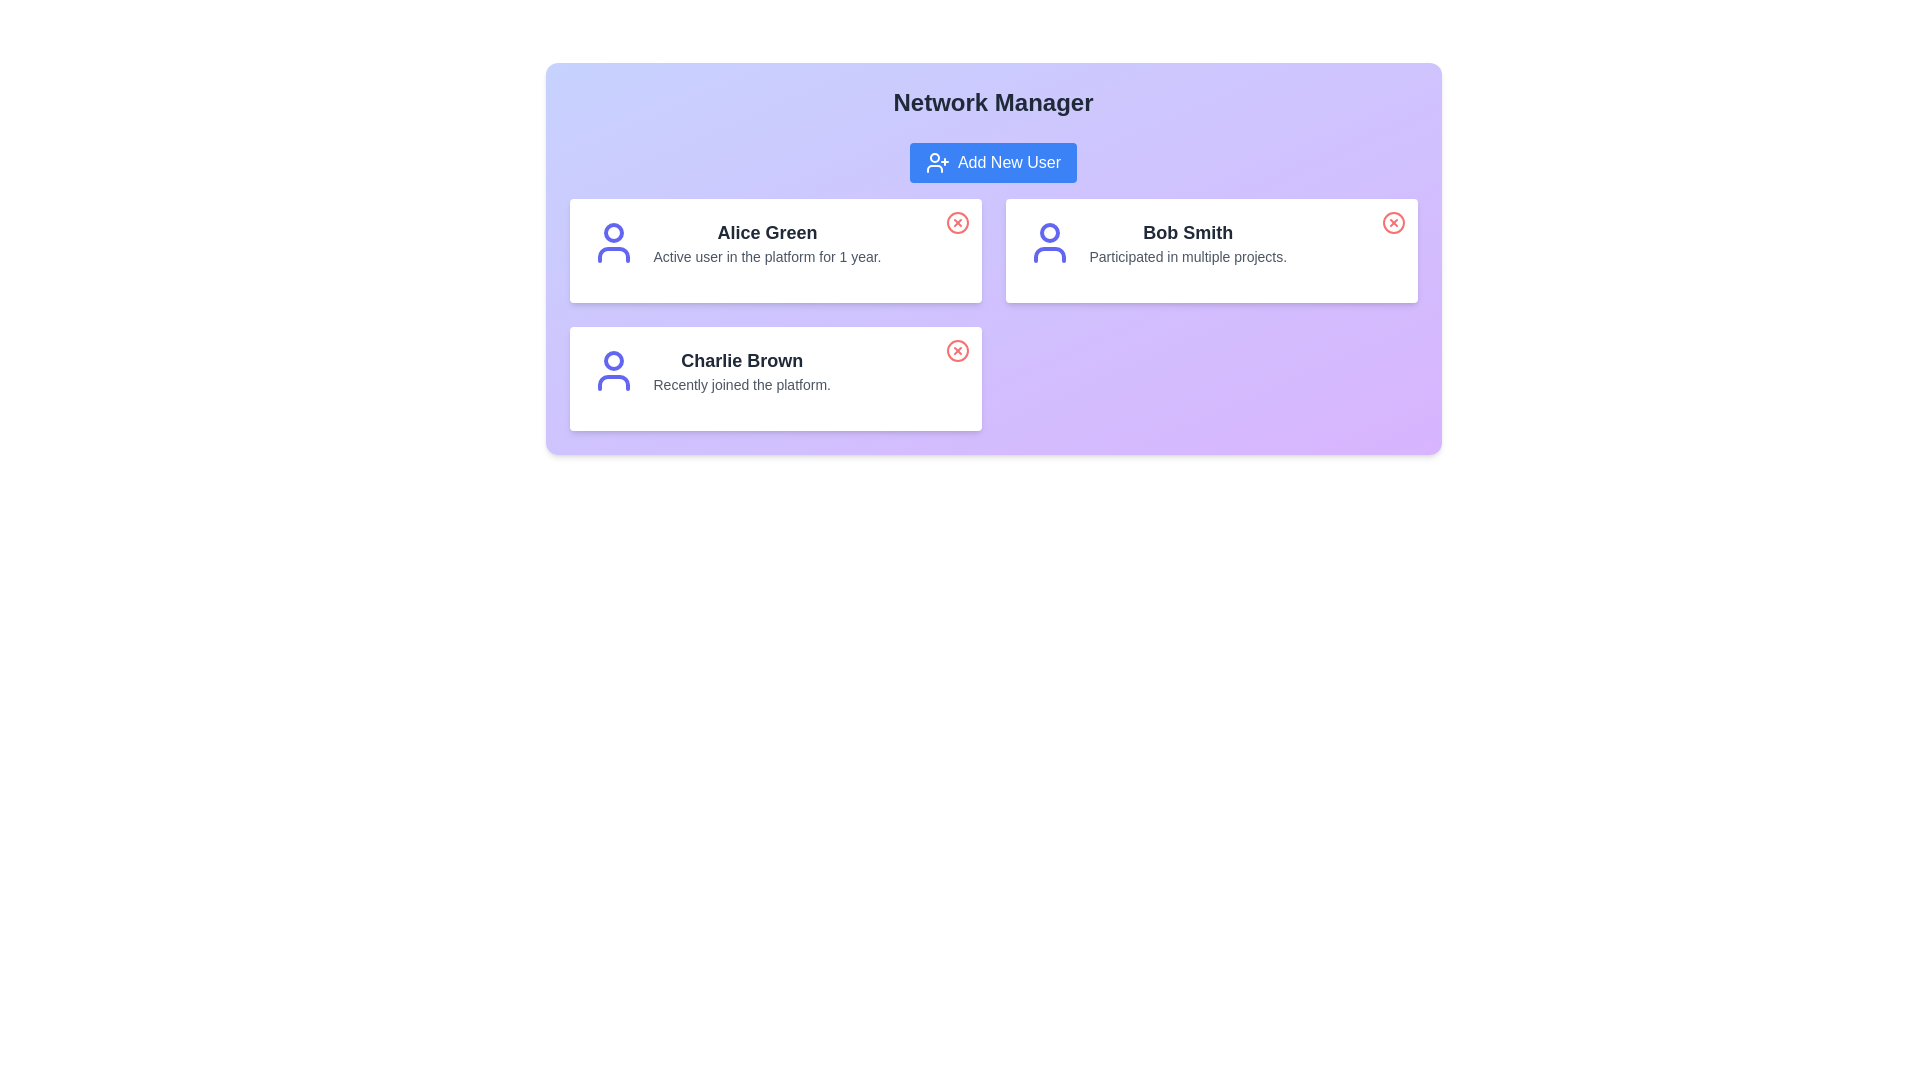  I want to click on remove button for the user Charlie Brown, so click(956, 350).